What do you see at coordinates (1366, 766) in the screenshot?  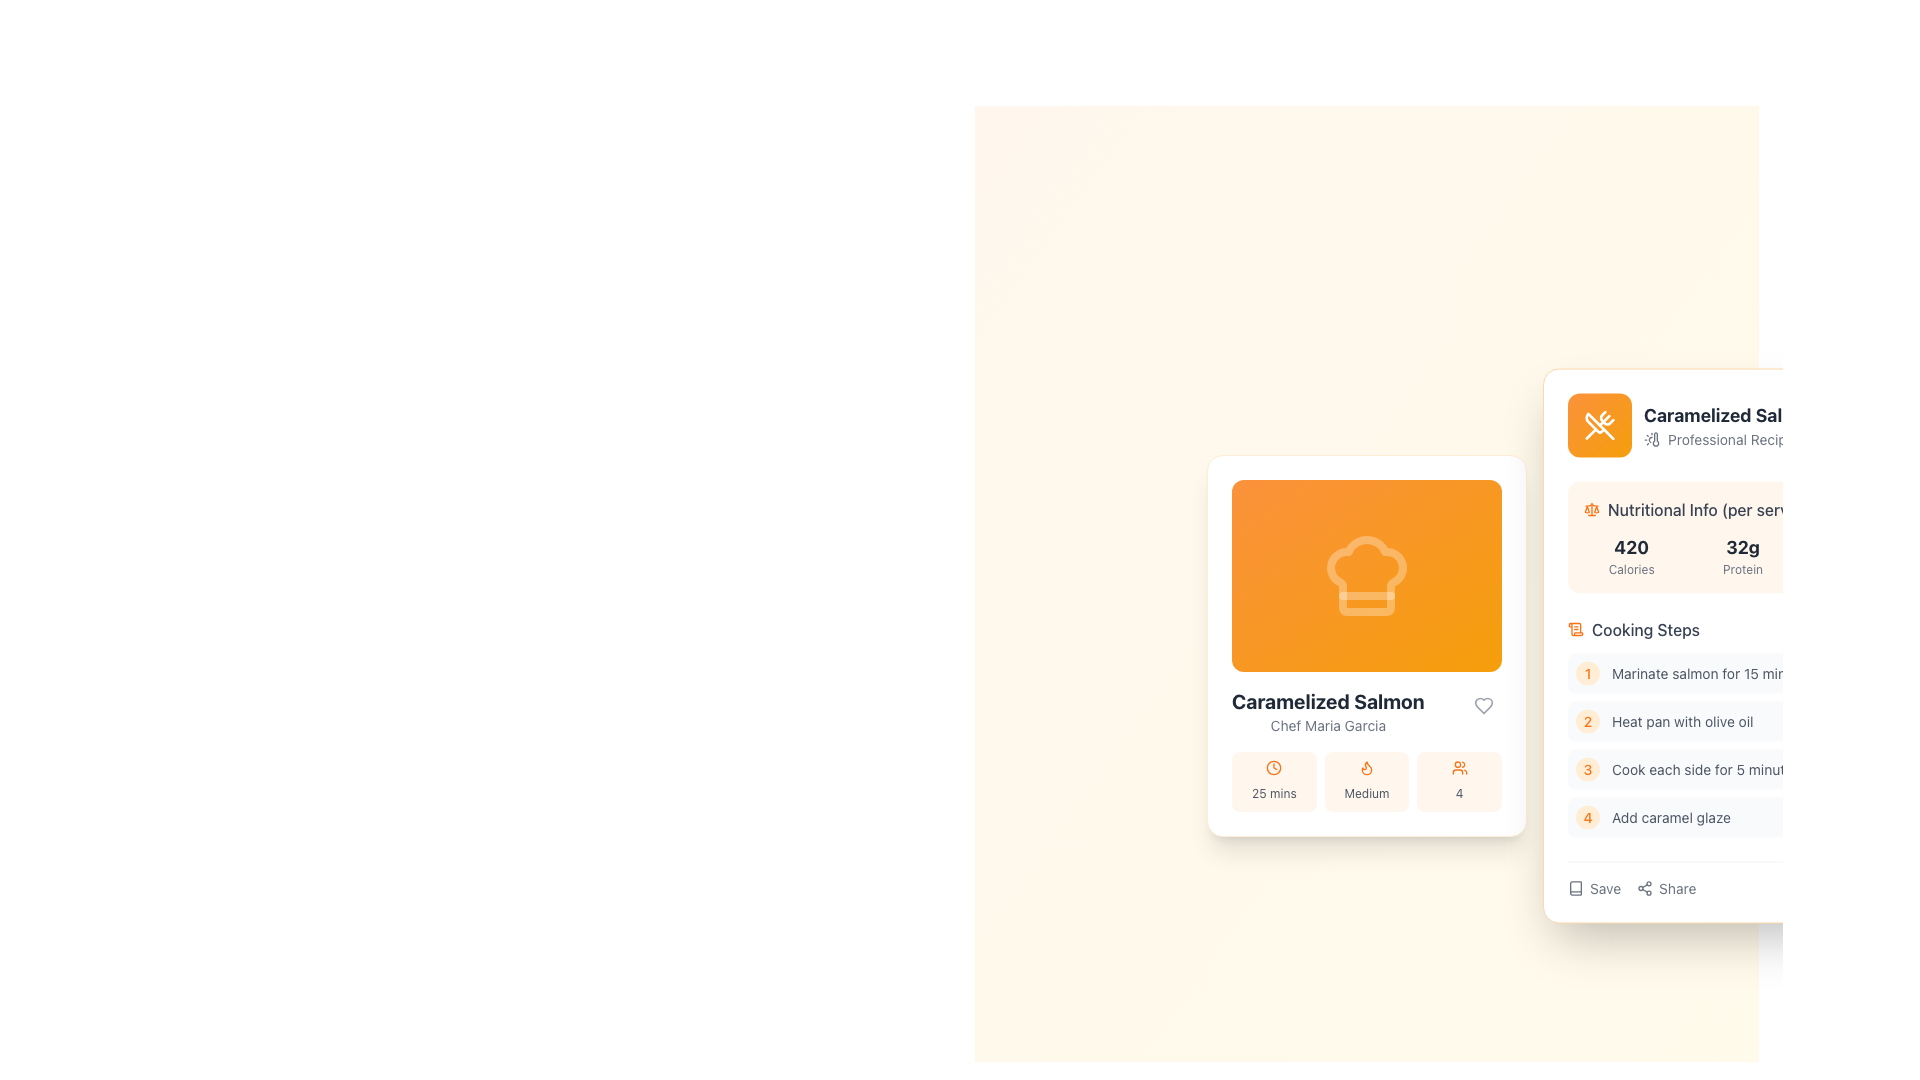 I see `the small flame icon that is visually styled in bright orange, located above the text 'Medium' within a card-like component` at bounding box center [1366, 766].